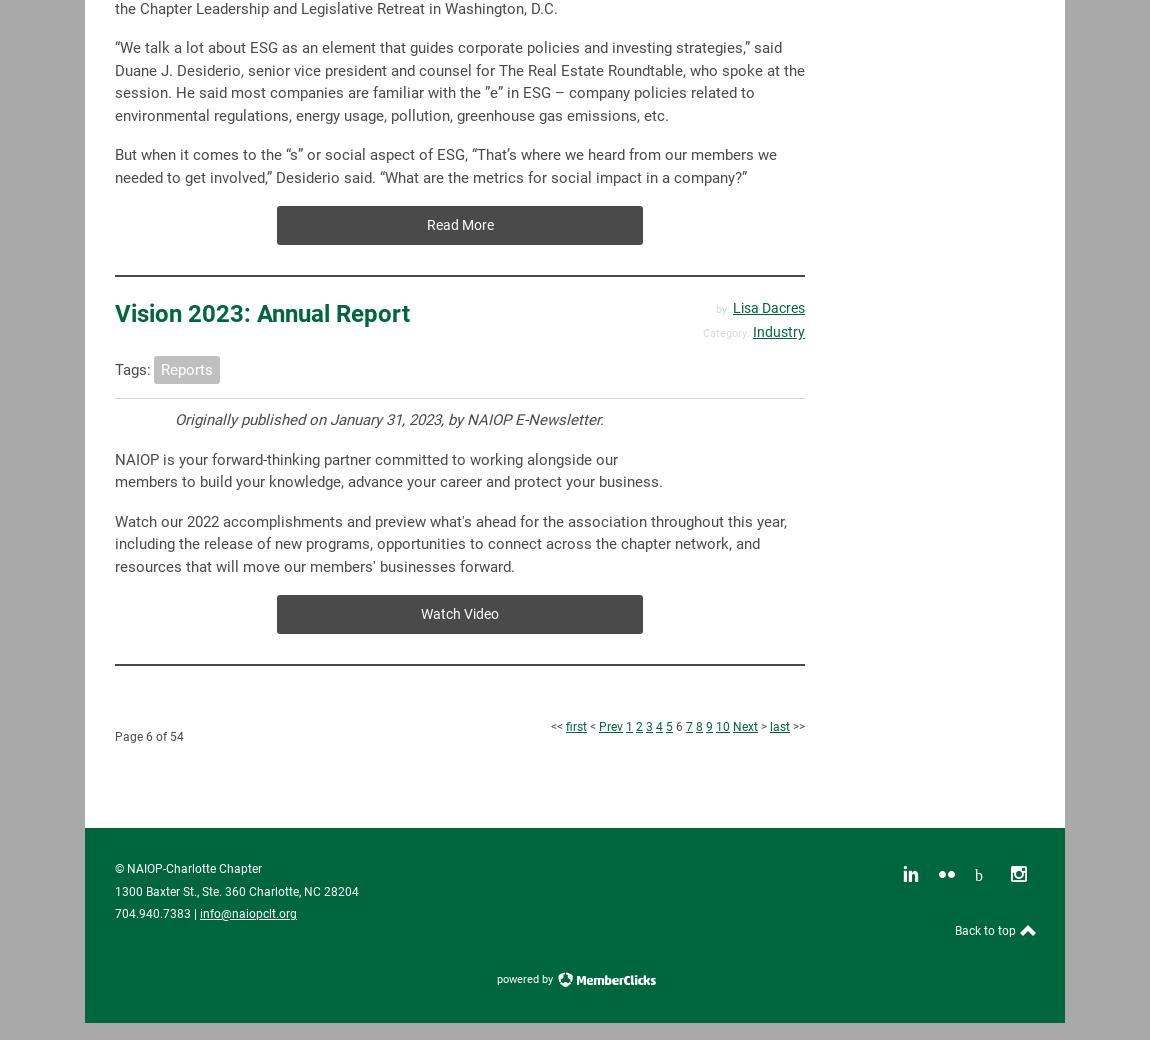 This screenshot has height=1040, width=1150. I want to click on 'Lisa Dacres', so click(732, 306).